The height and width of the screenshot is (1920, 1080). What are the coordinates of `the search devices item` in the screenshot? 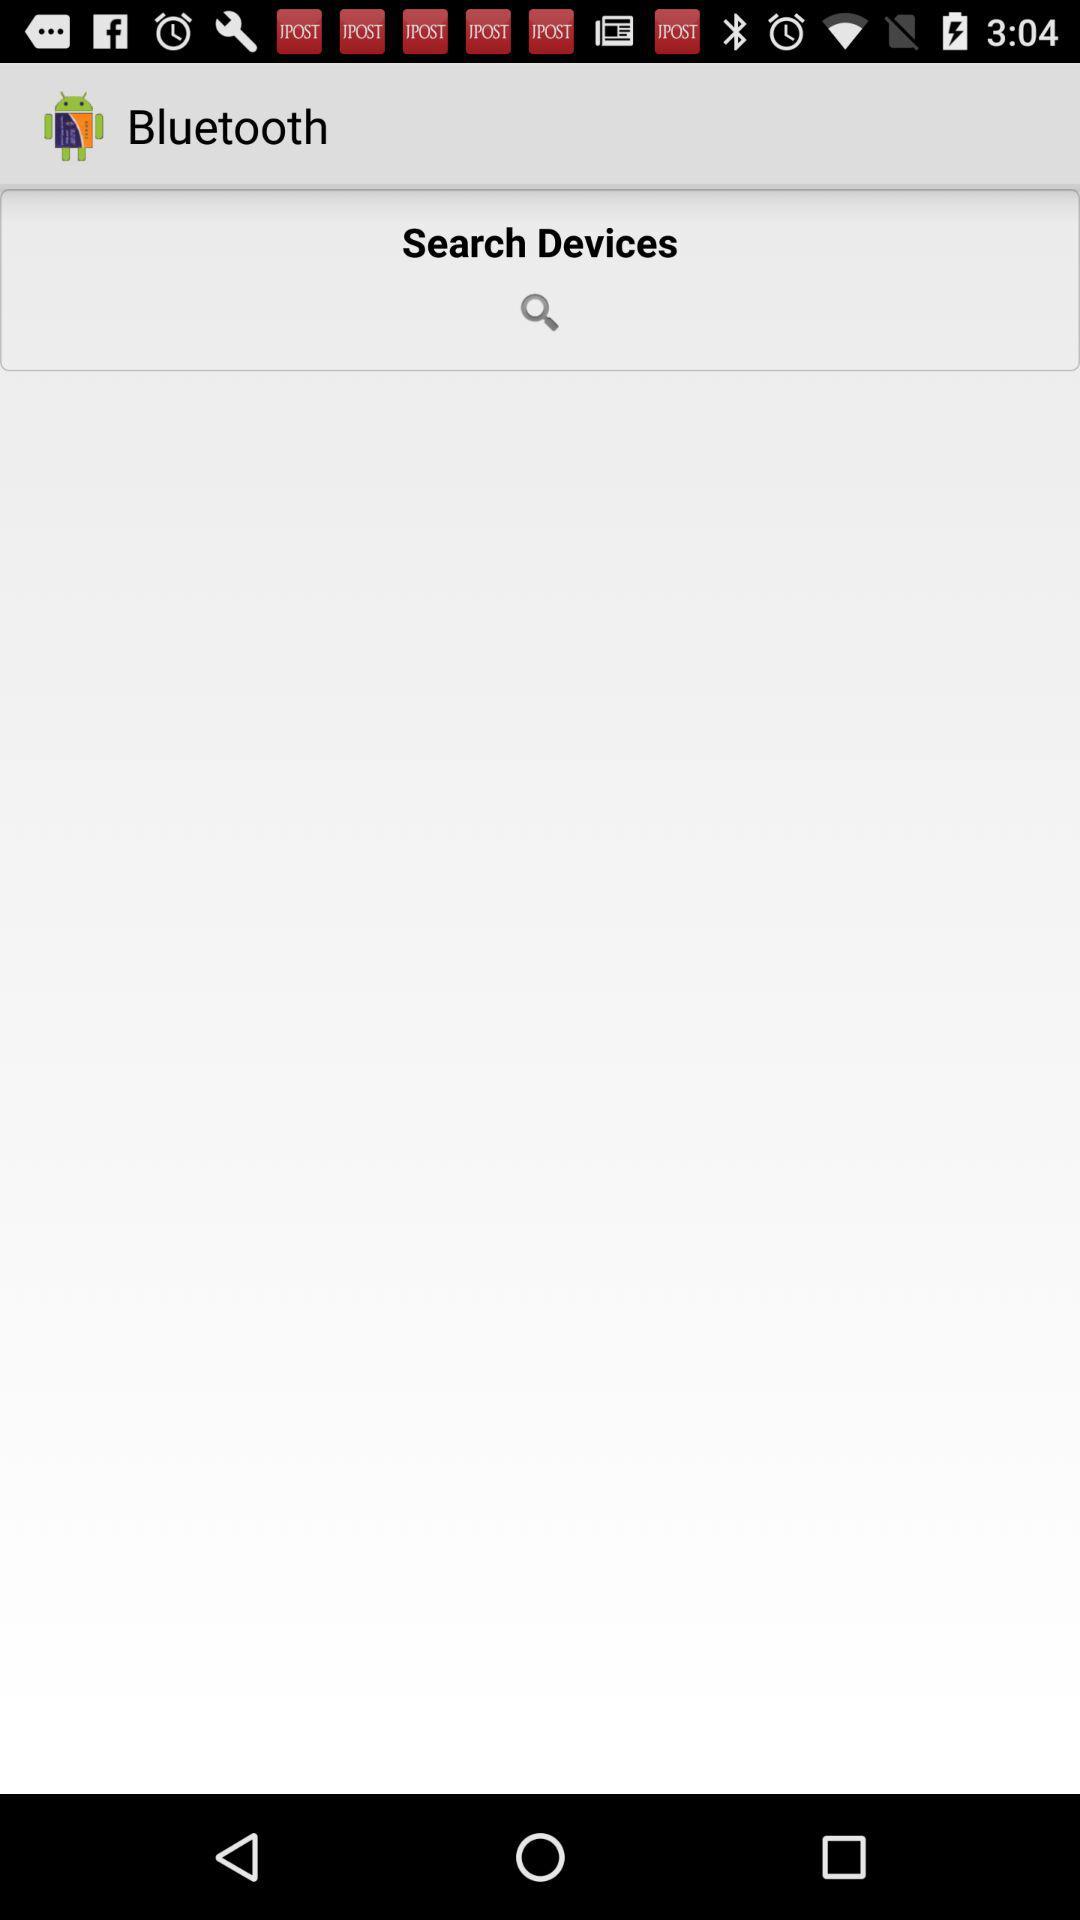 It's located at (540, 279).